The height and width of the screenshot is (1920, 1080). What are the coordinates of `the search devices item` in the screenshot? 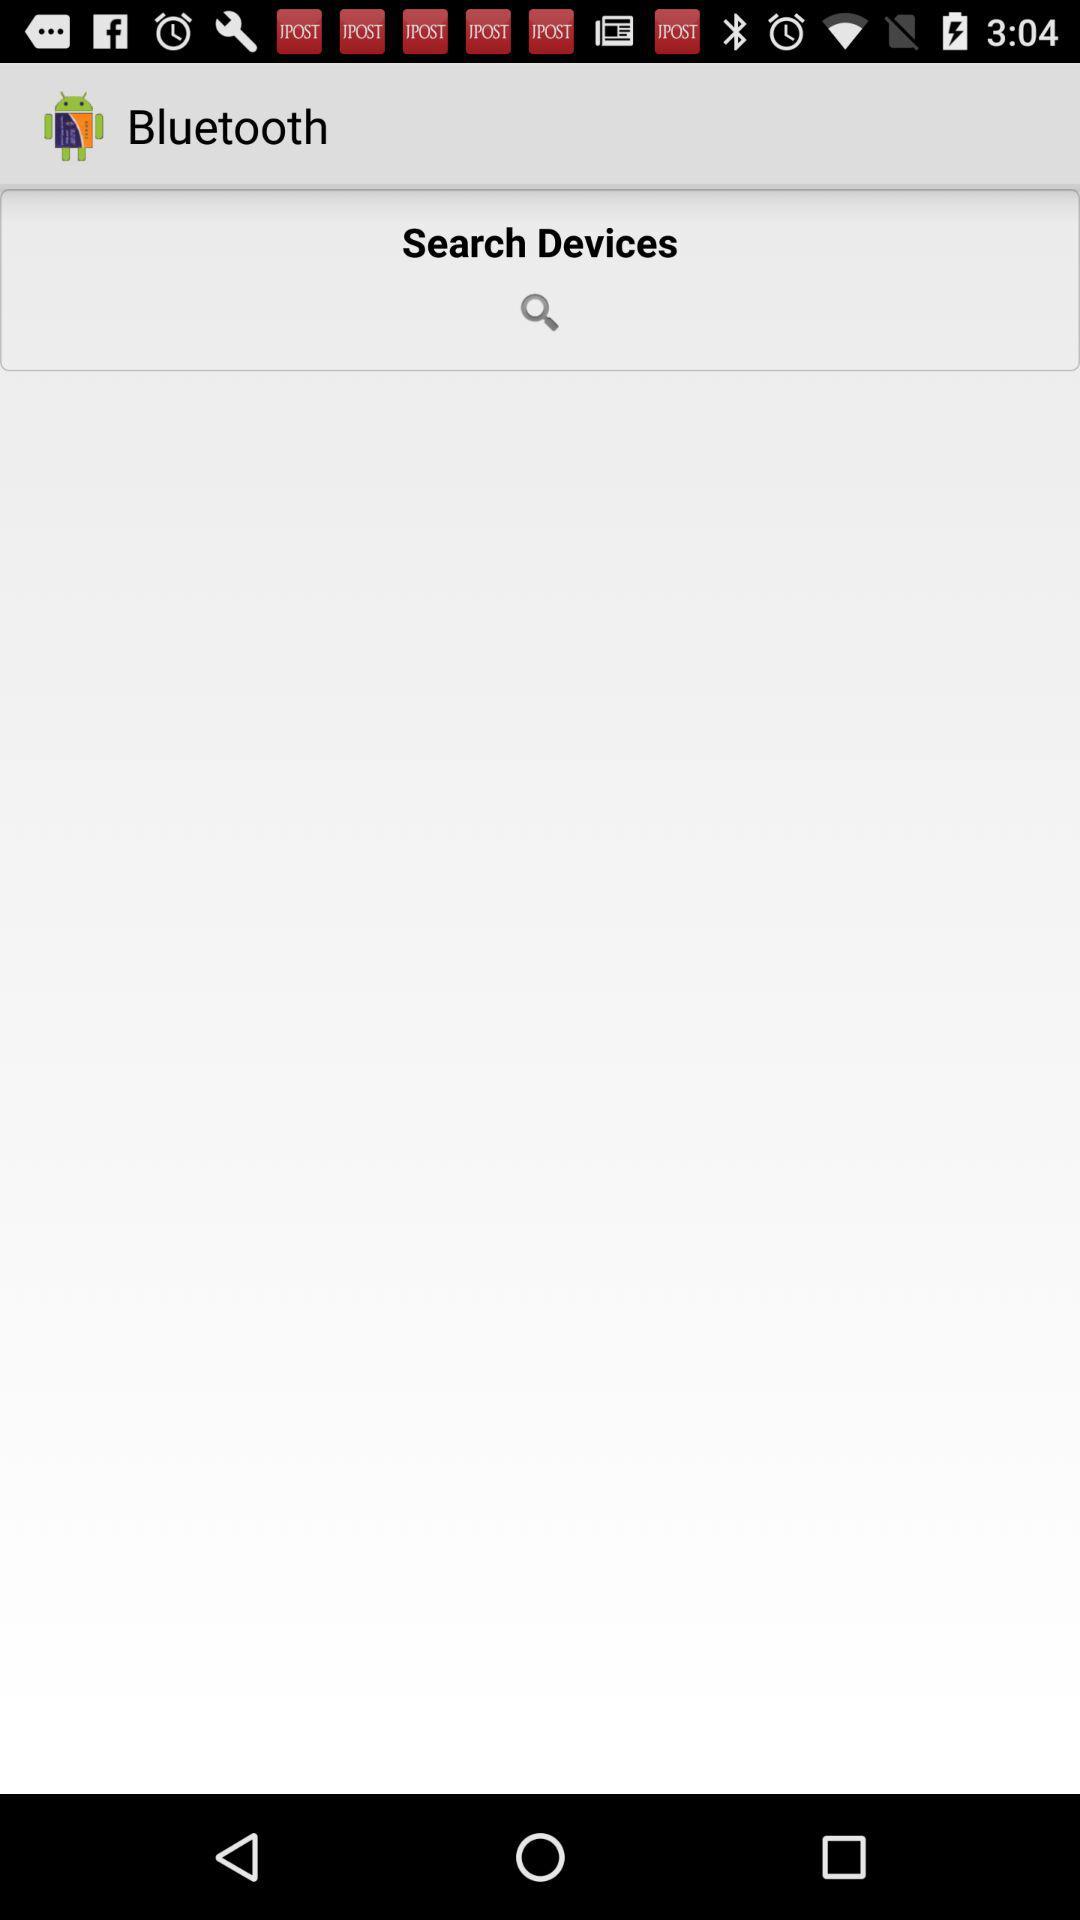 It's located at (540, 279).